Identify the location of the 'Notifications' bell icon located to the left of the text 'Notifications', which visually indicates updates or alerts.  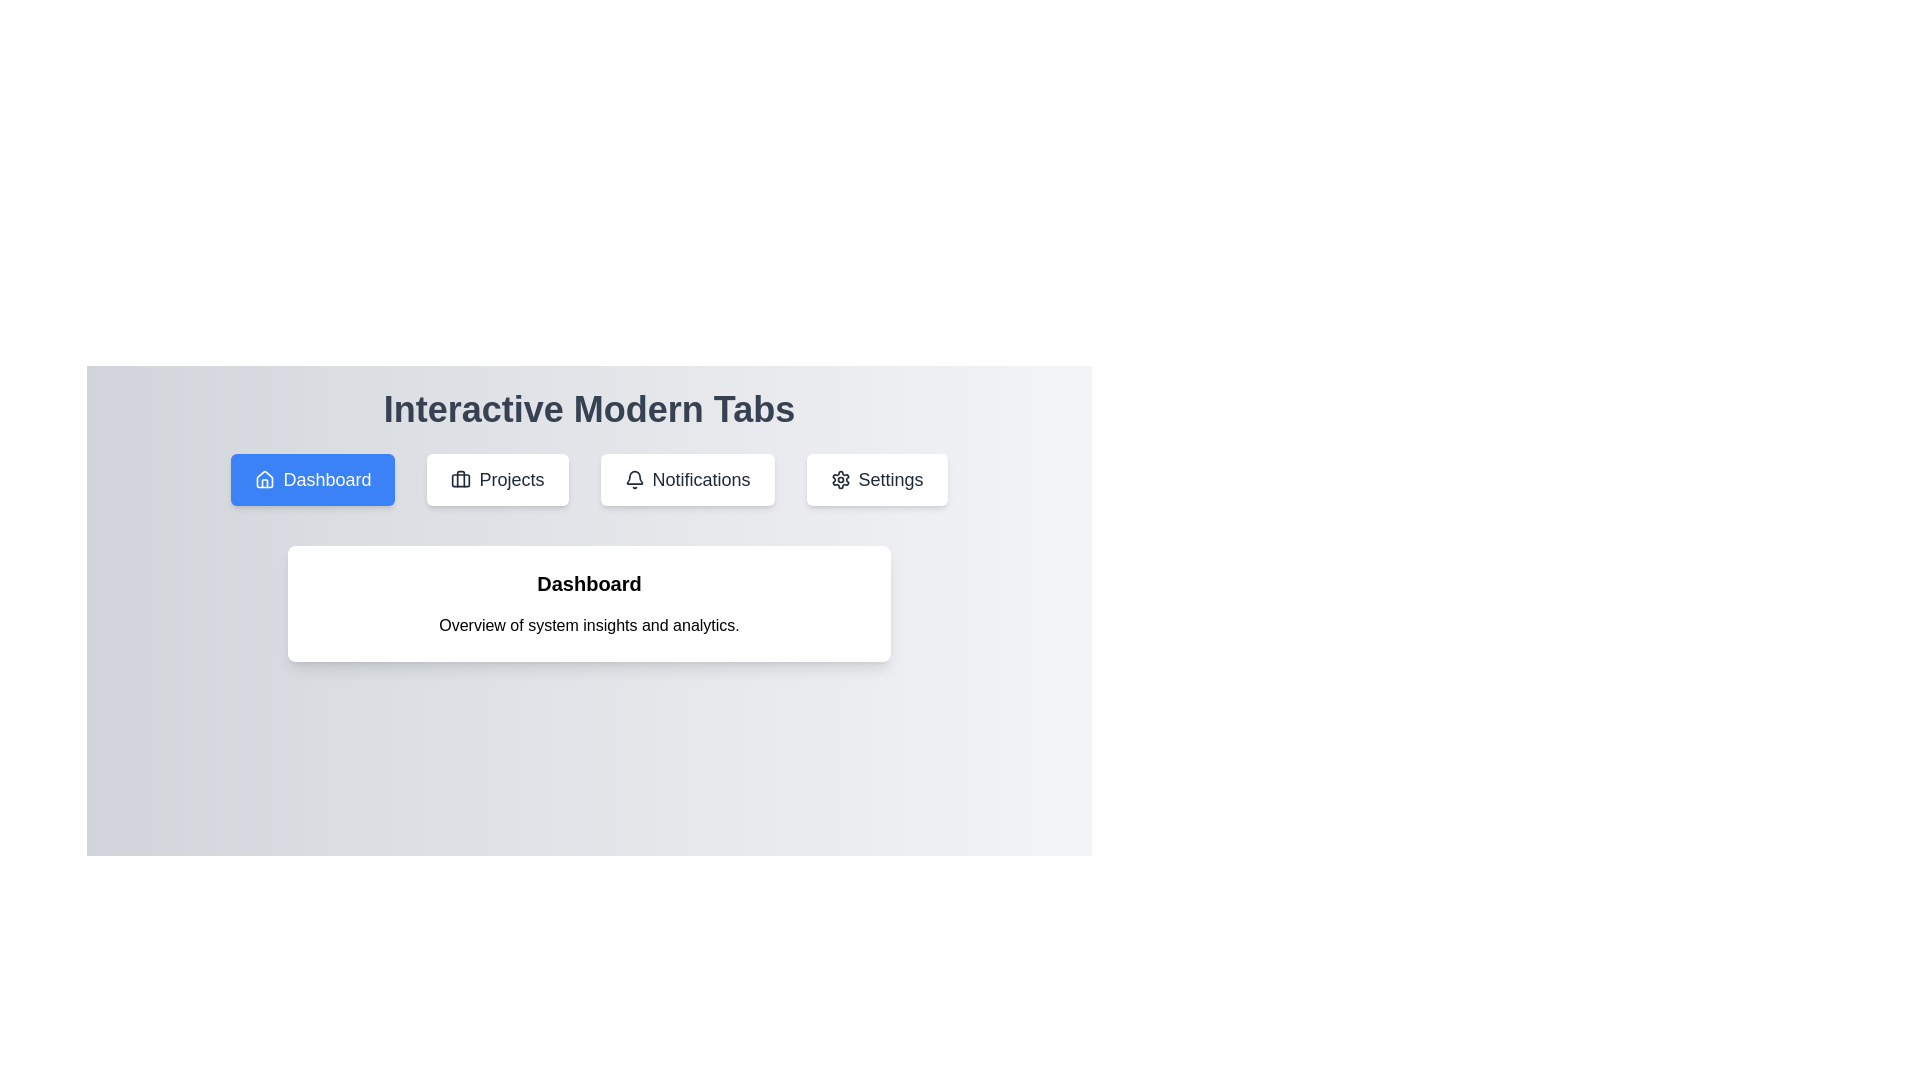
(633, 479).